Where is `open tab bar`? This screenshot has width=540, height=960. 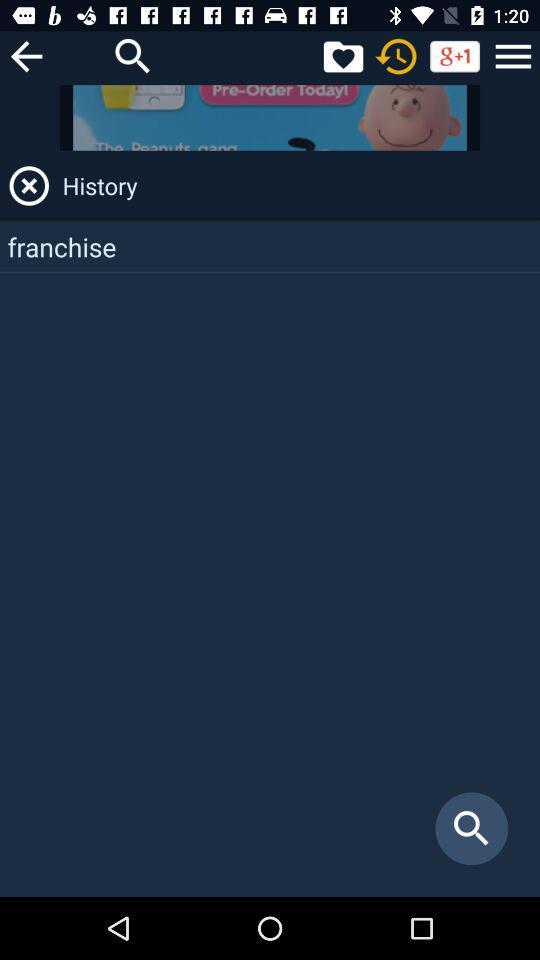
open tab bar is located at coordinates (513, 55).